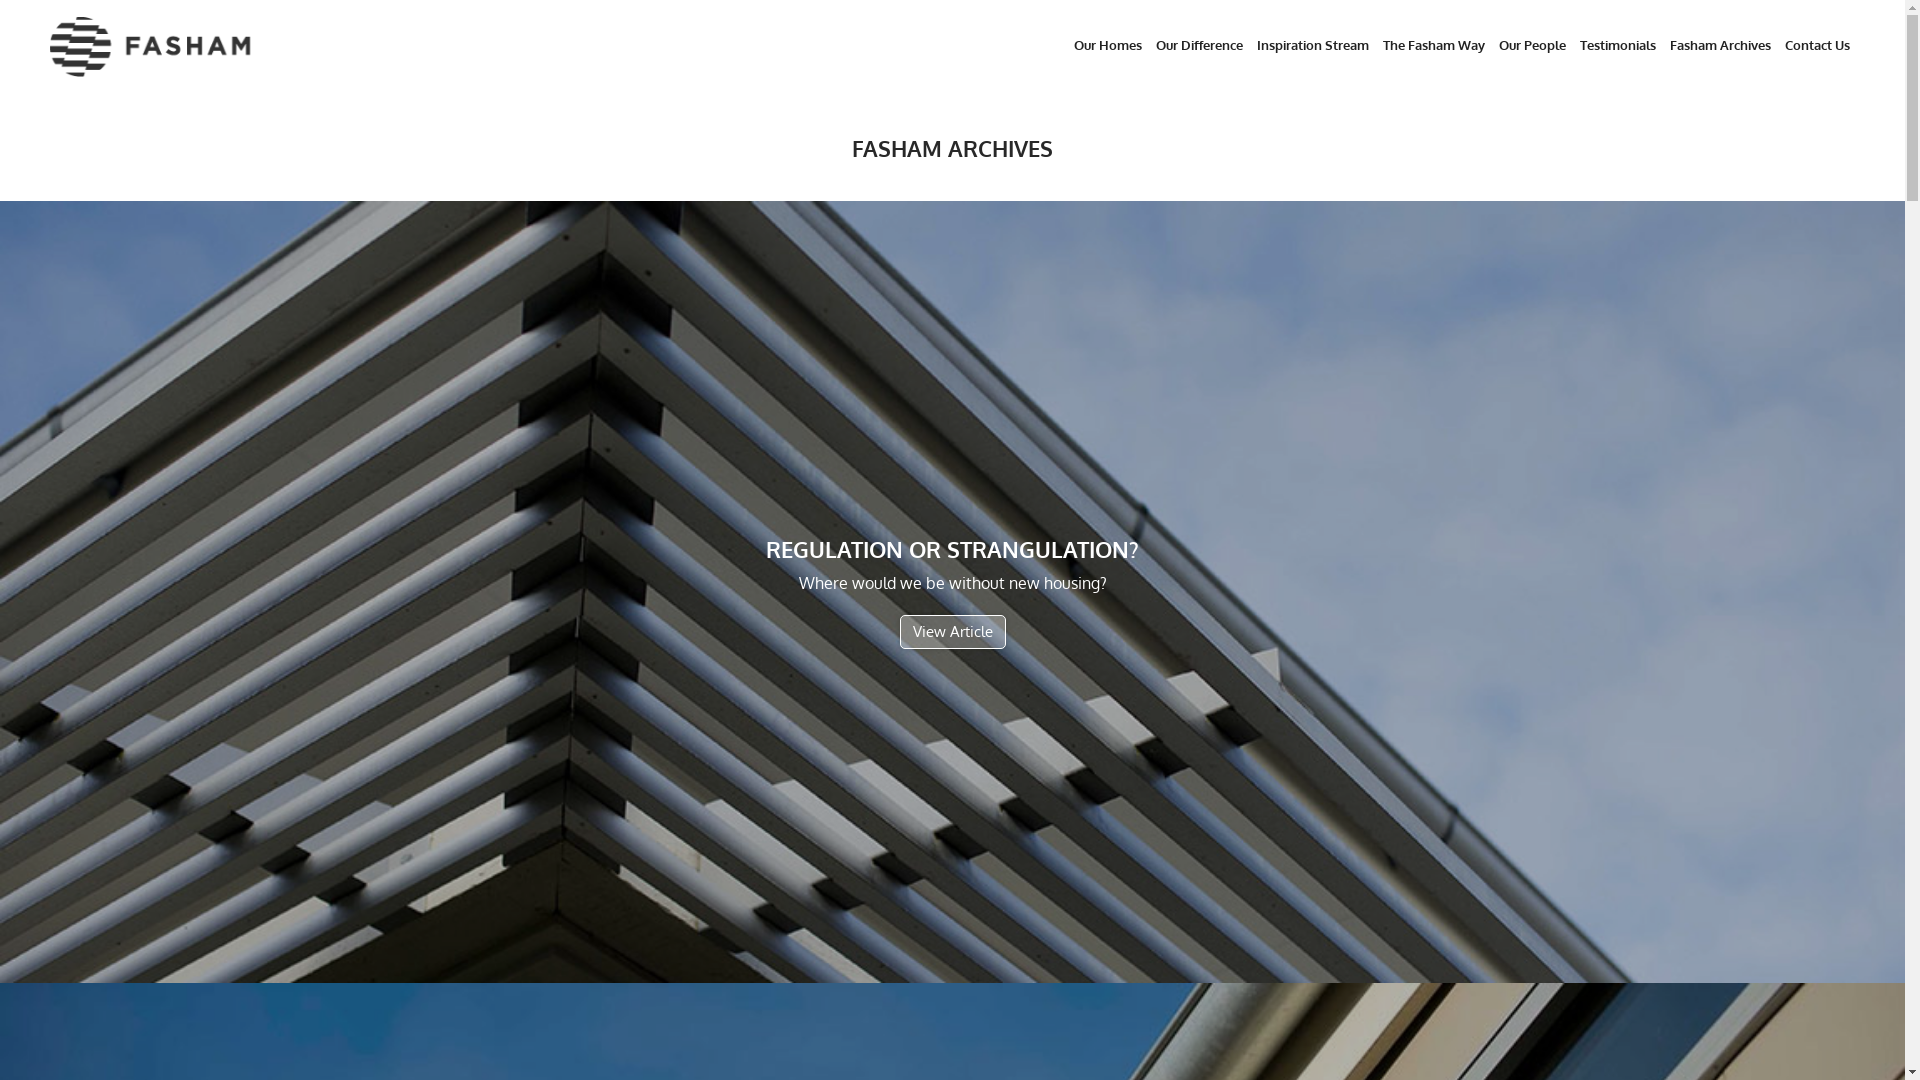  Describe the element at coordinates (899, 632) in the screenshot. I see `'View Article'` at that location.